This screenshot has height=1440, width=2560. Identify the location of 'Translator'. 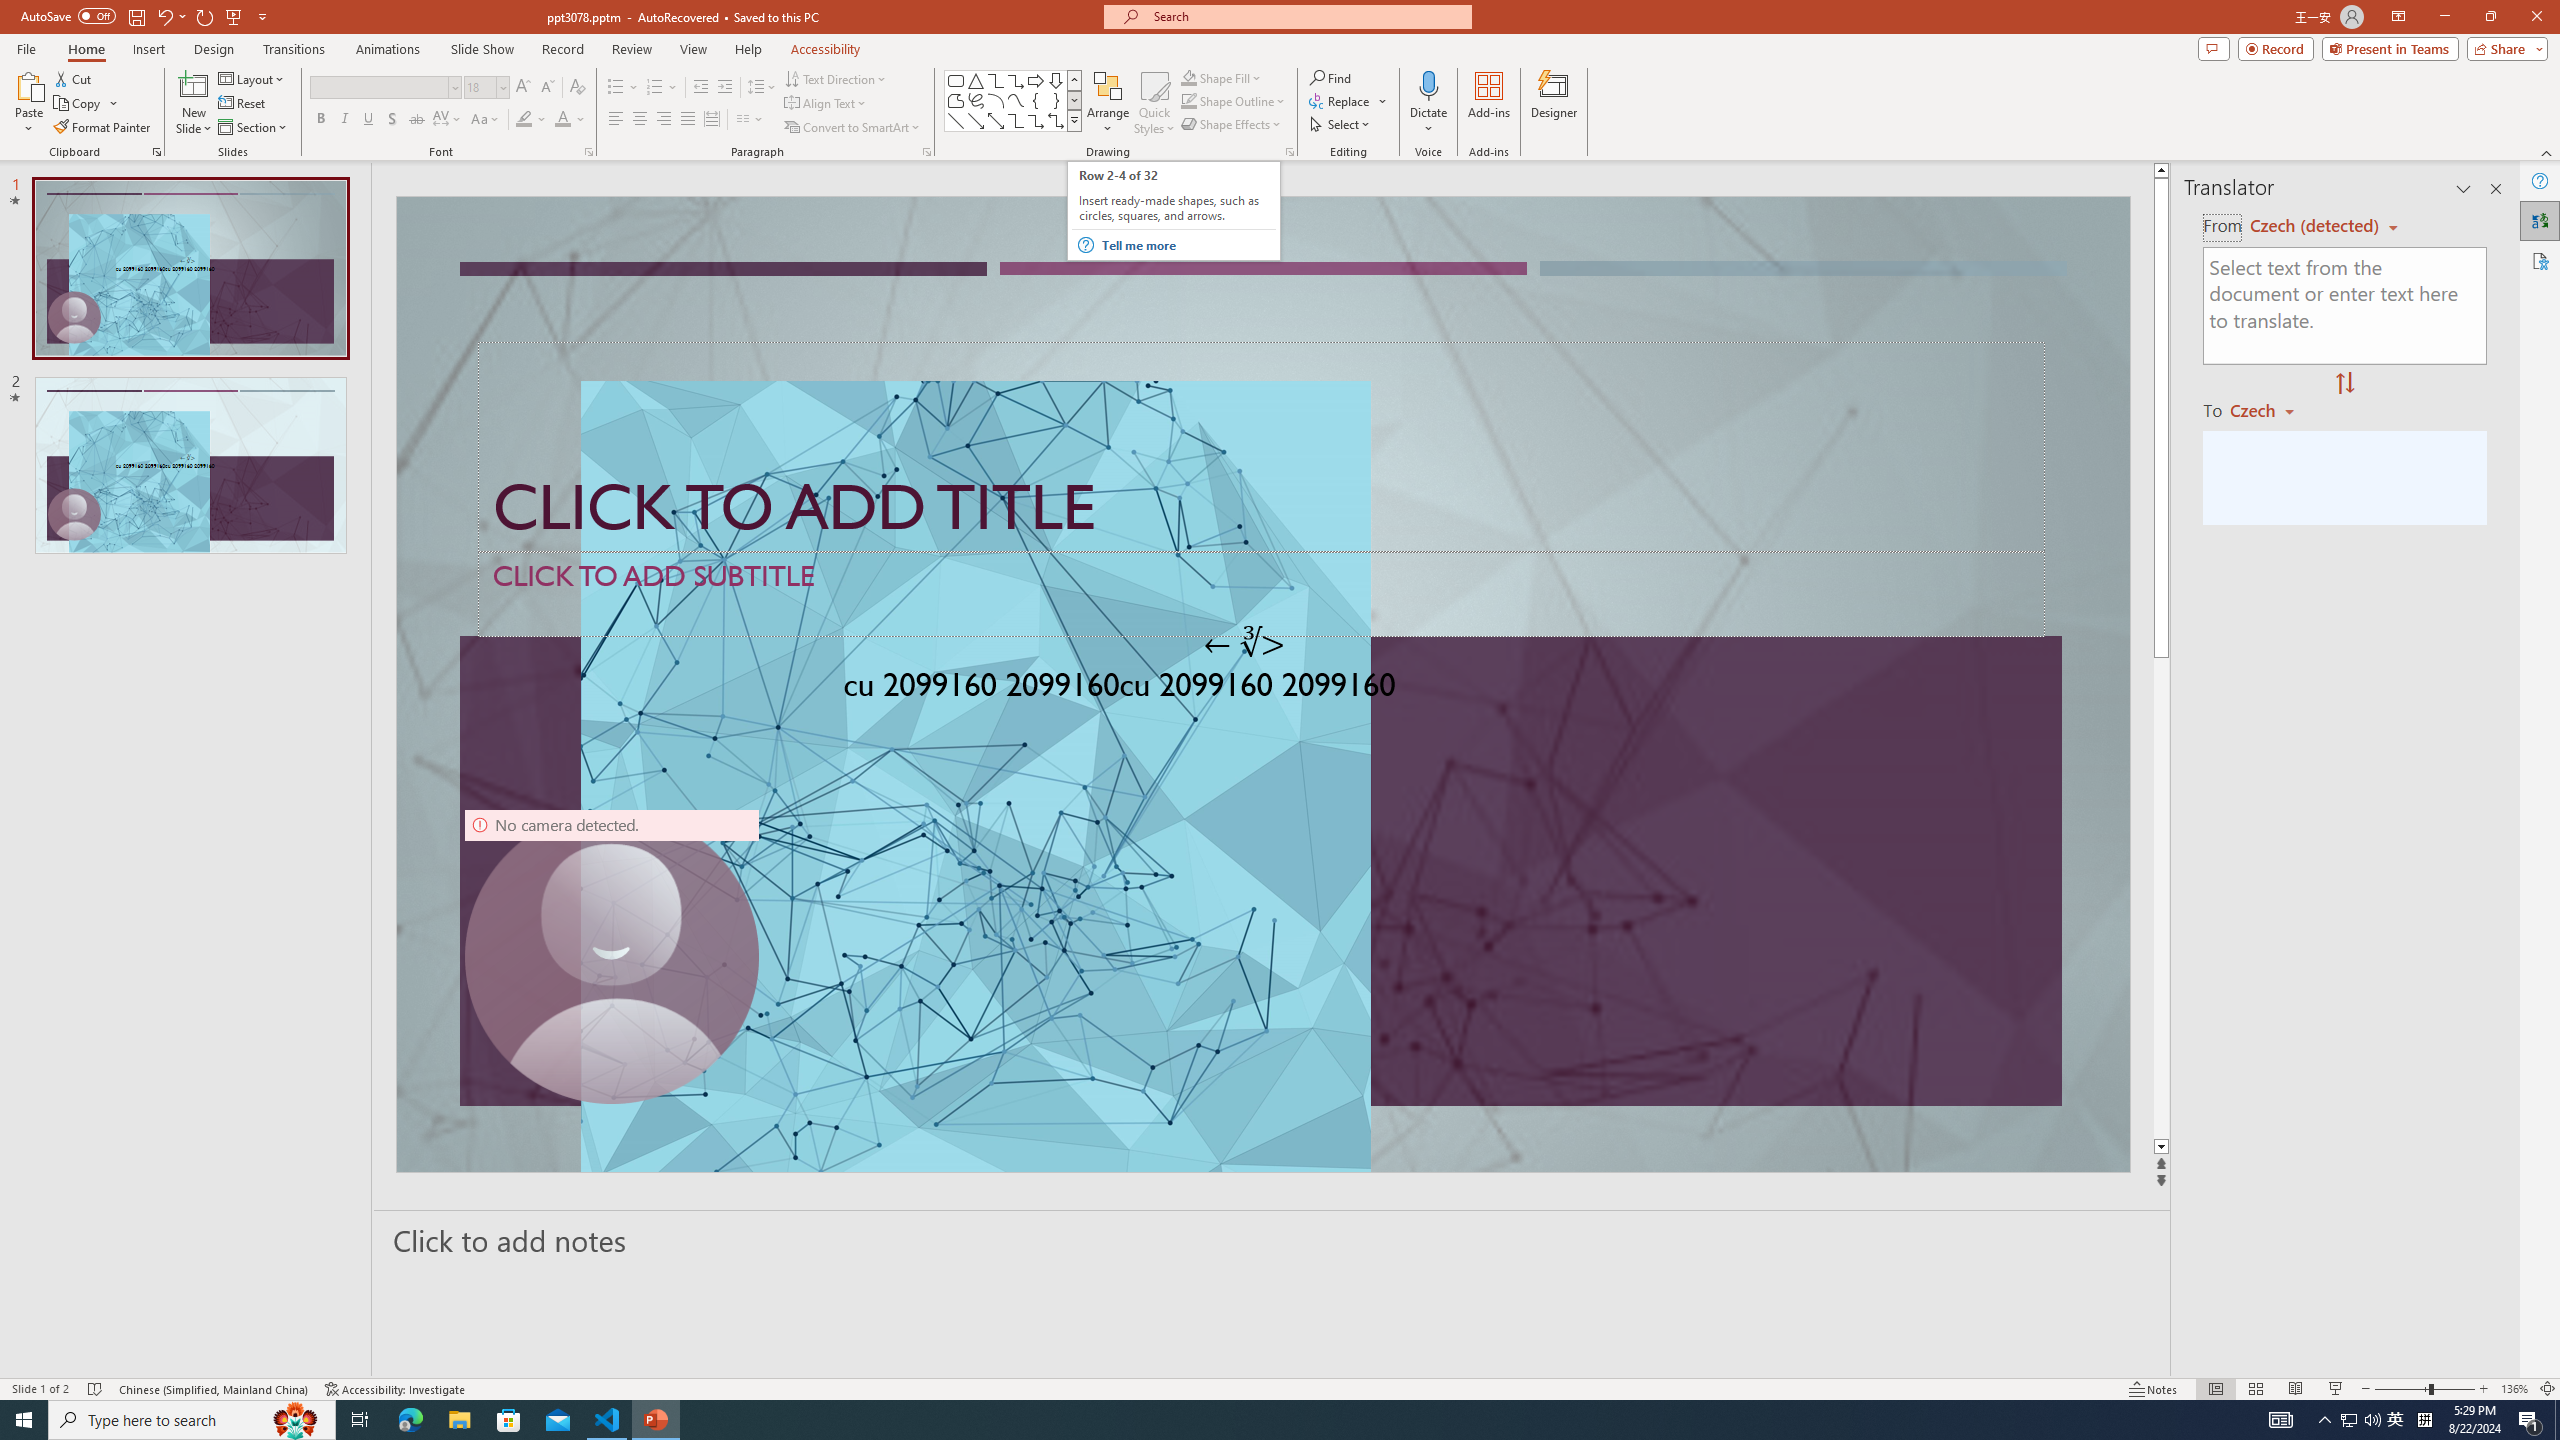
(2539, 221).